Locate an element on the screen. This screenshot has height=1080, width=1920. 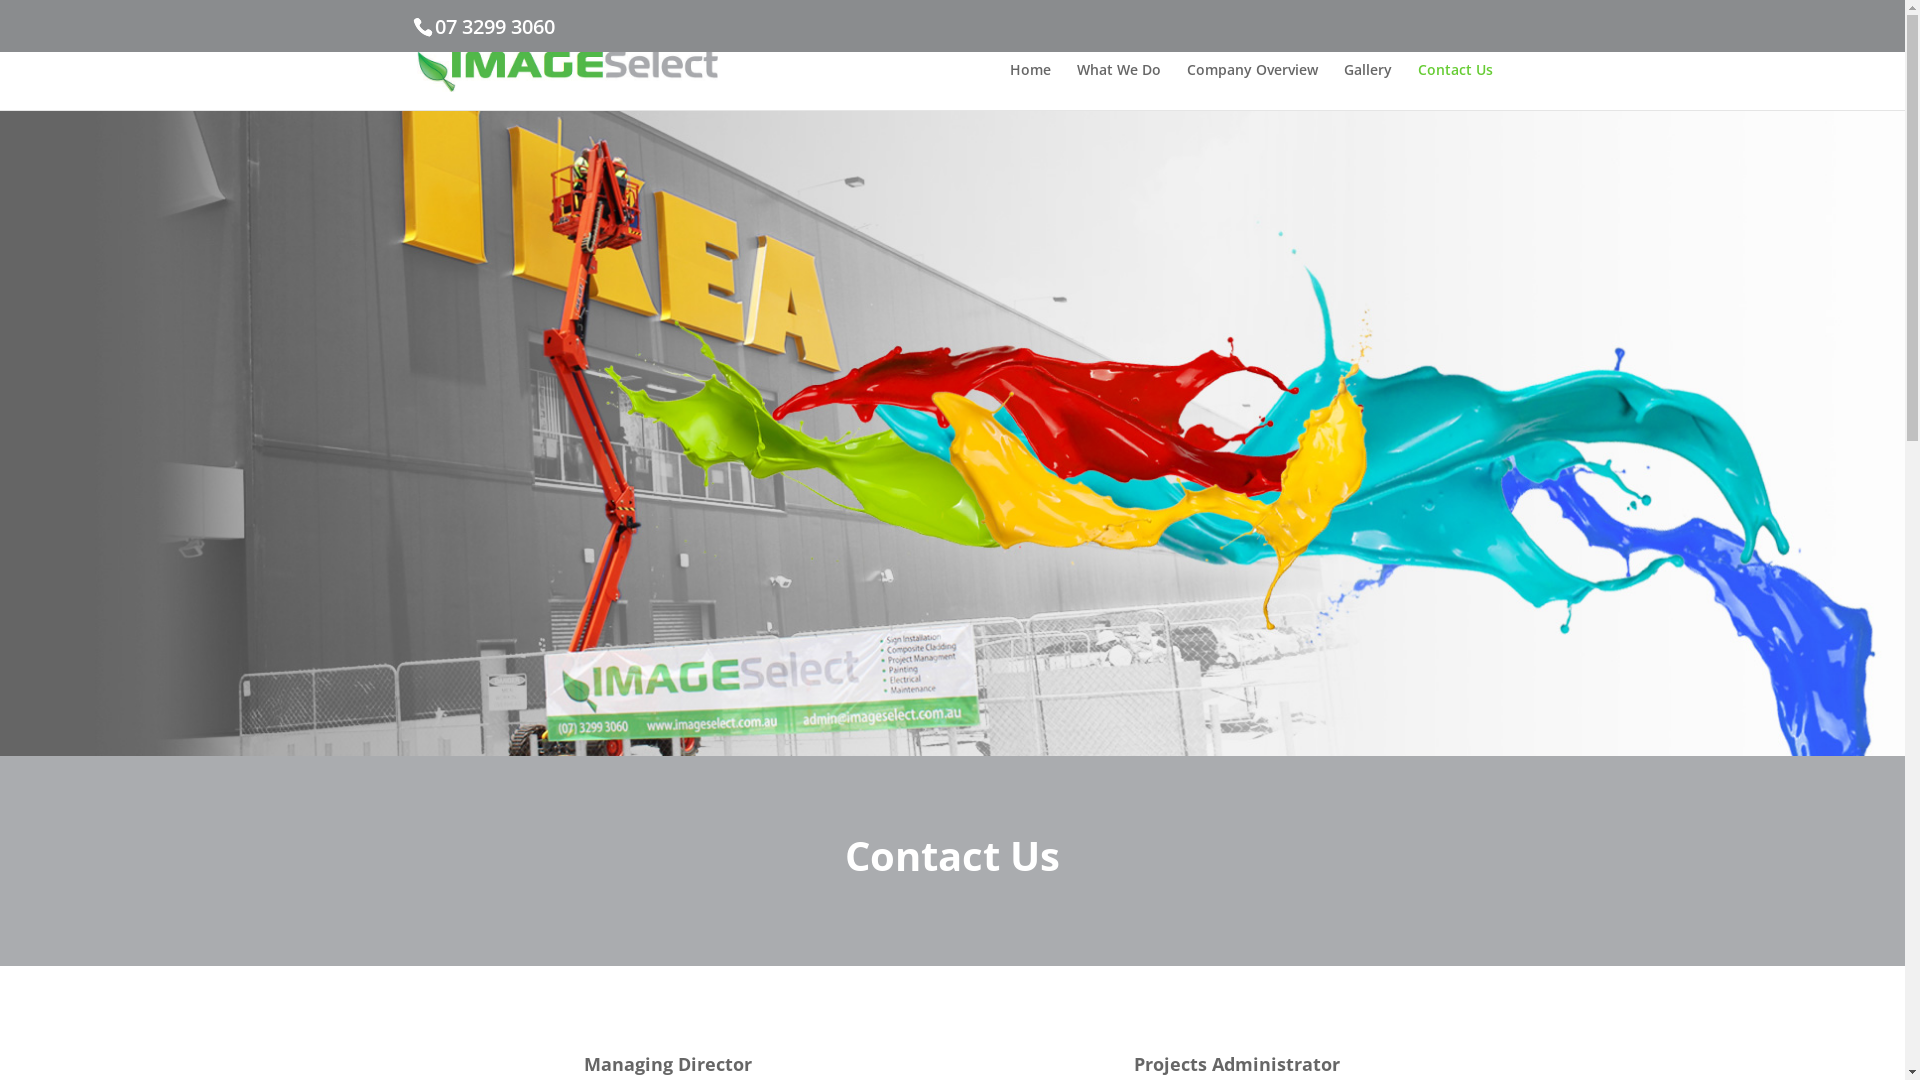
'What We Do' is located at coordinates (1117, 85).